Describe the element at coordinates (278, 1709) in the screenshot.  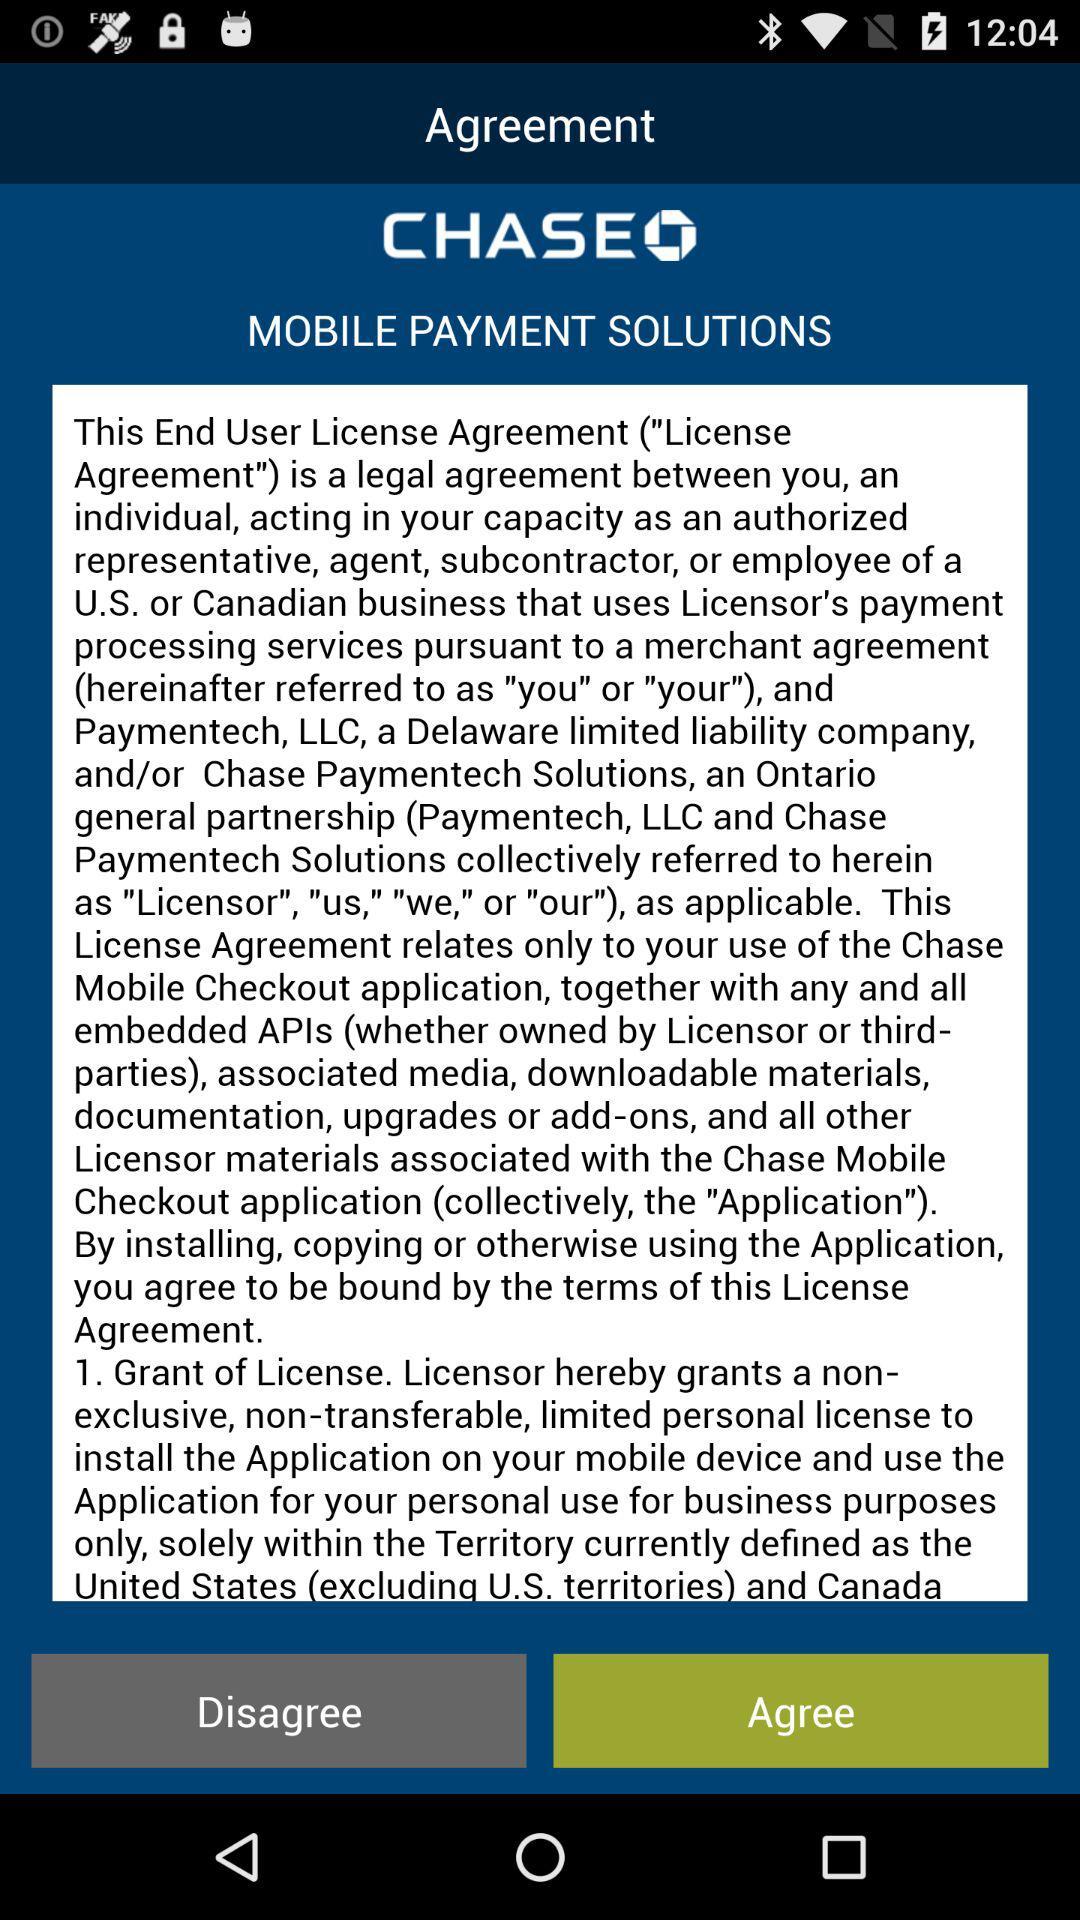
I see `the icon to the left of agree icon` at that location.